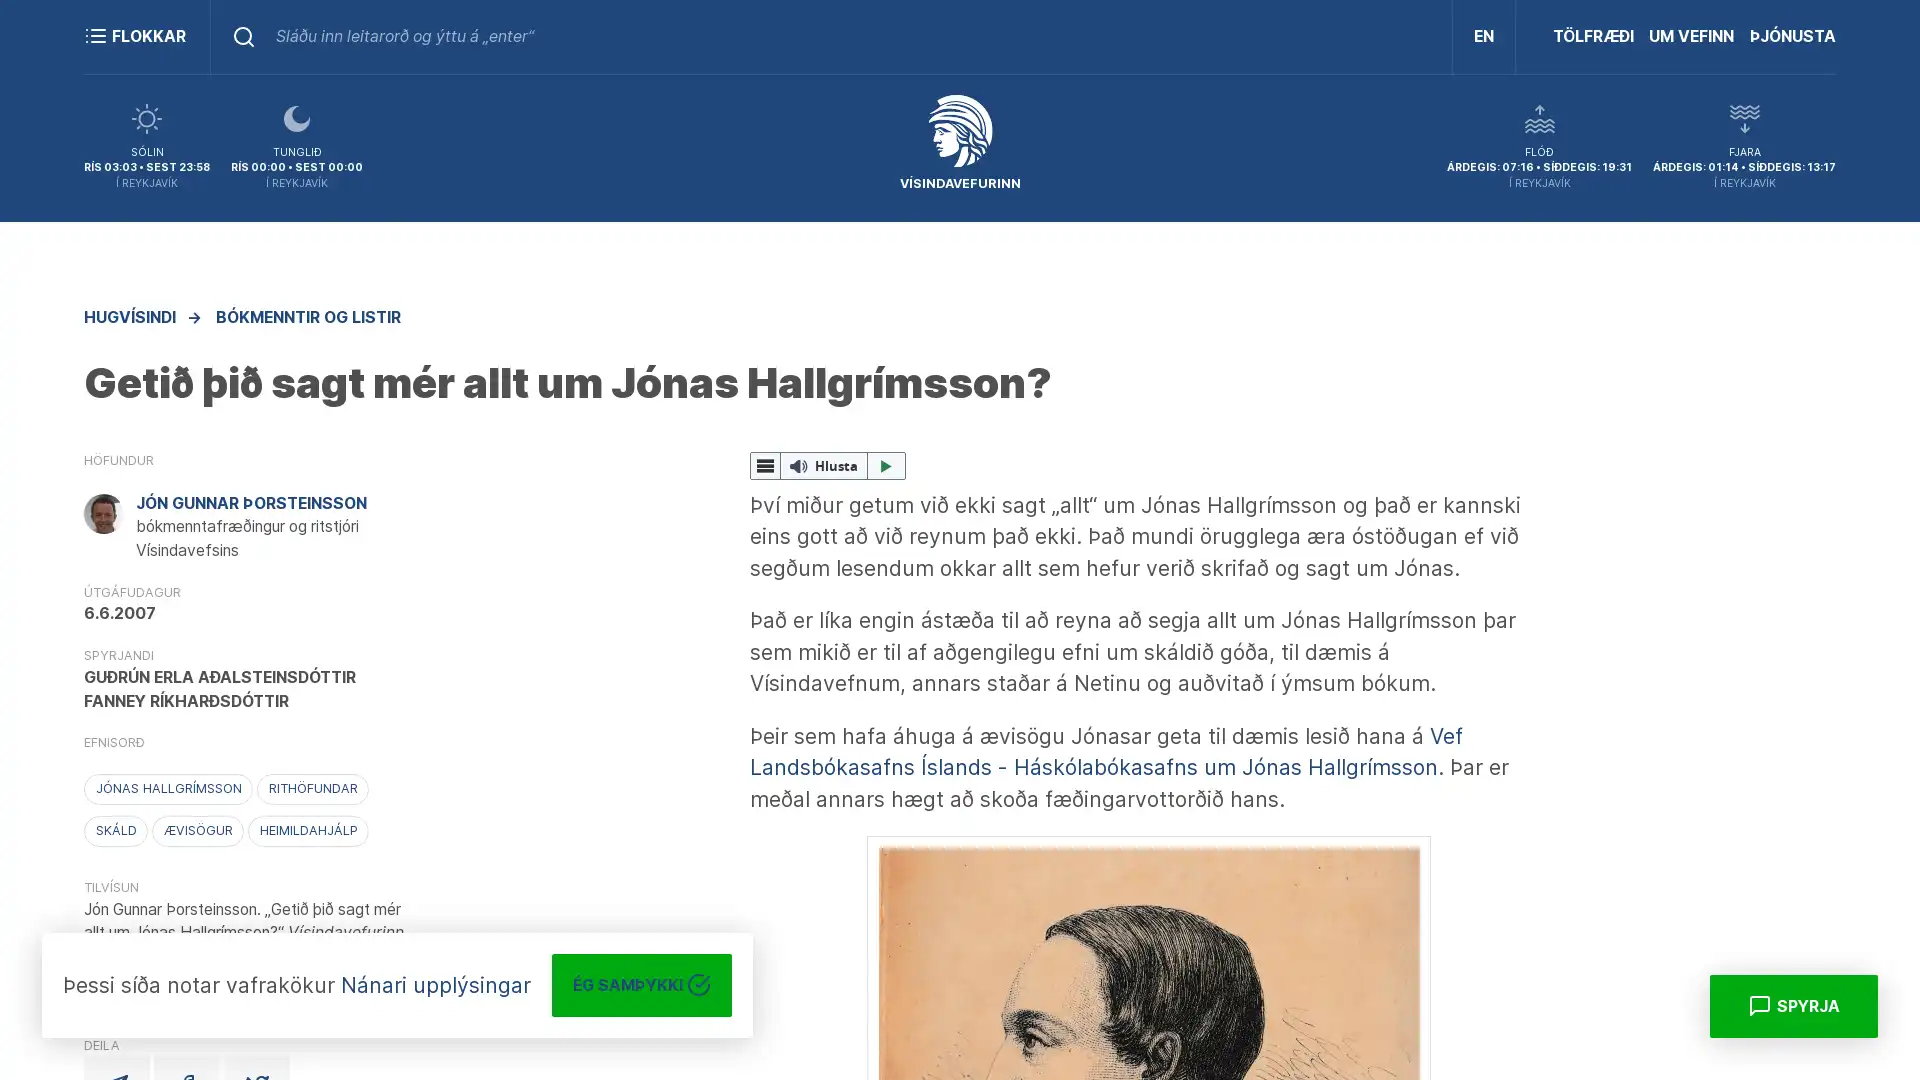 The width and height of the screenshot is (1920, 1080). Describe the element at coordinates (828, 465) in the screenshot. I see `ReadSpeaker webReader: Hlusta me webReader` at that location.